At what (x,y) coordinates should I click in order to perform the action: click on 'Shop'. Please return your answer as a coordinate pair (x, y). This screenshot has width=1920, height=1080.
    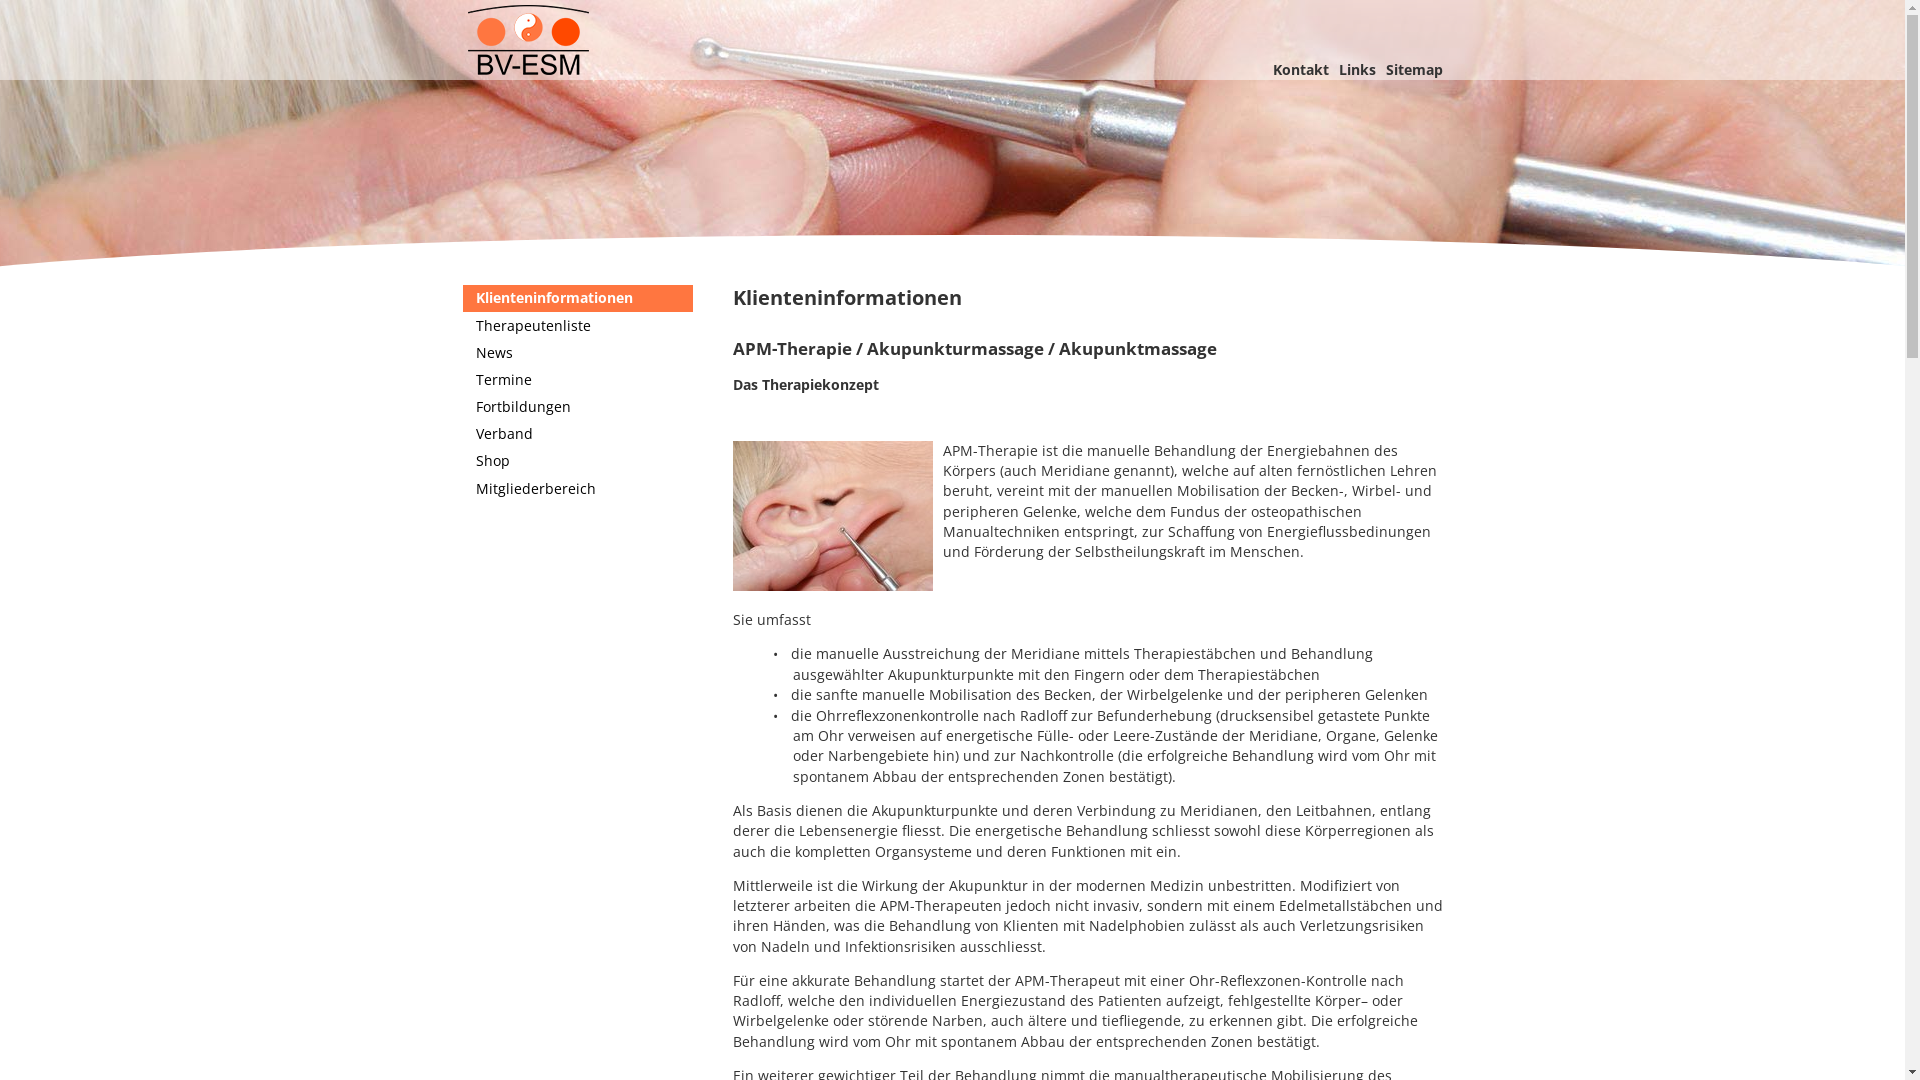
    Looking at the image, I should click on (575, 461).